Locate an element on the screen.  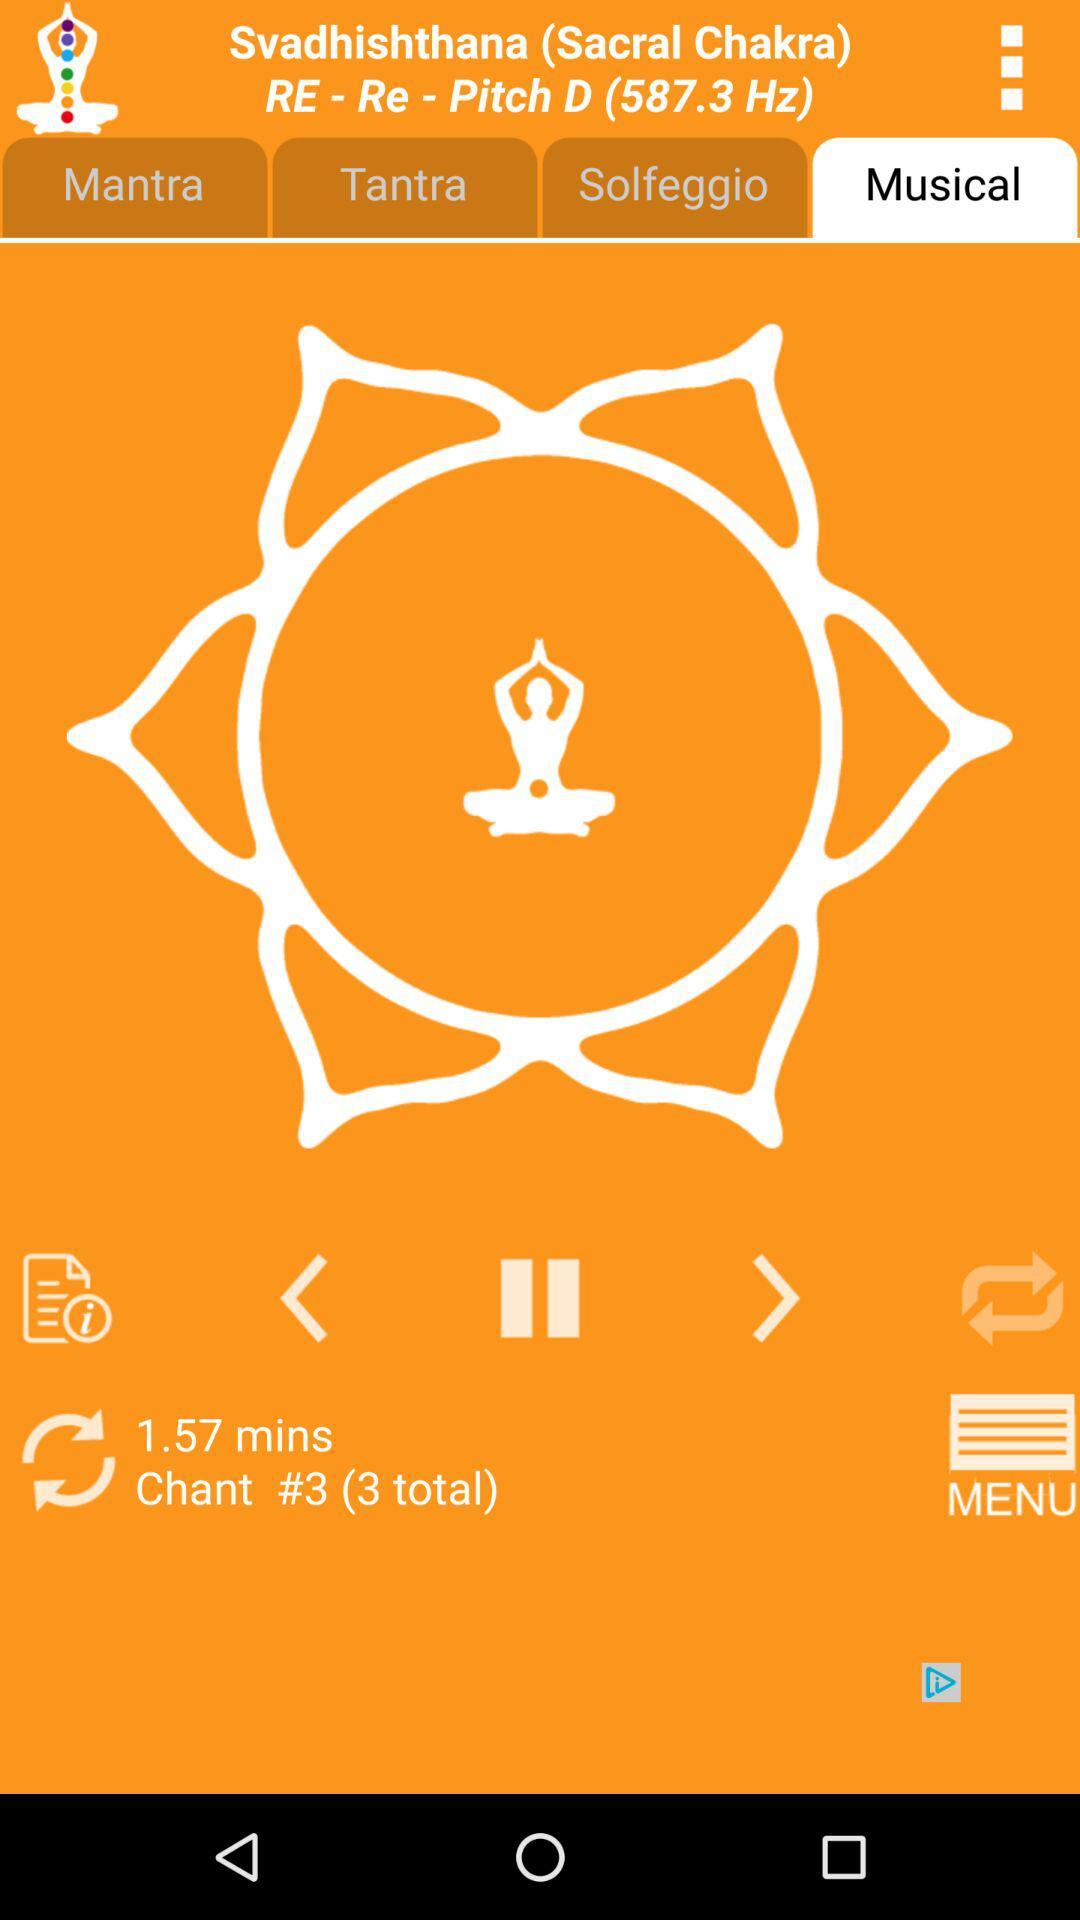
this button is for more options is located at coordinates (1012, 67).